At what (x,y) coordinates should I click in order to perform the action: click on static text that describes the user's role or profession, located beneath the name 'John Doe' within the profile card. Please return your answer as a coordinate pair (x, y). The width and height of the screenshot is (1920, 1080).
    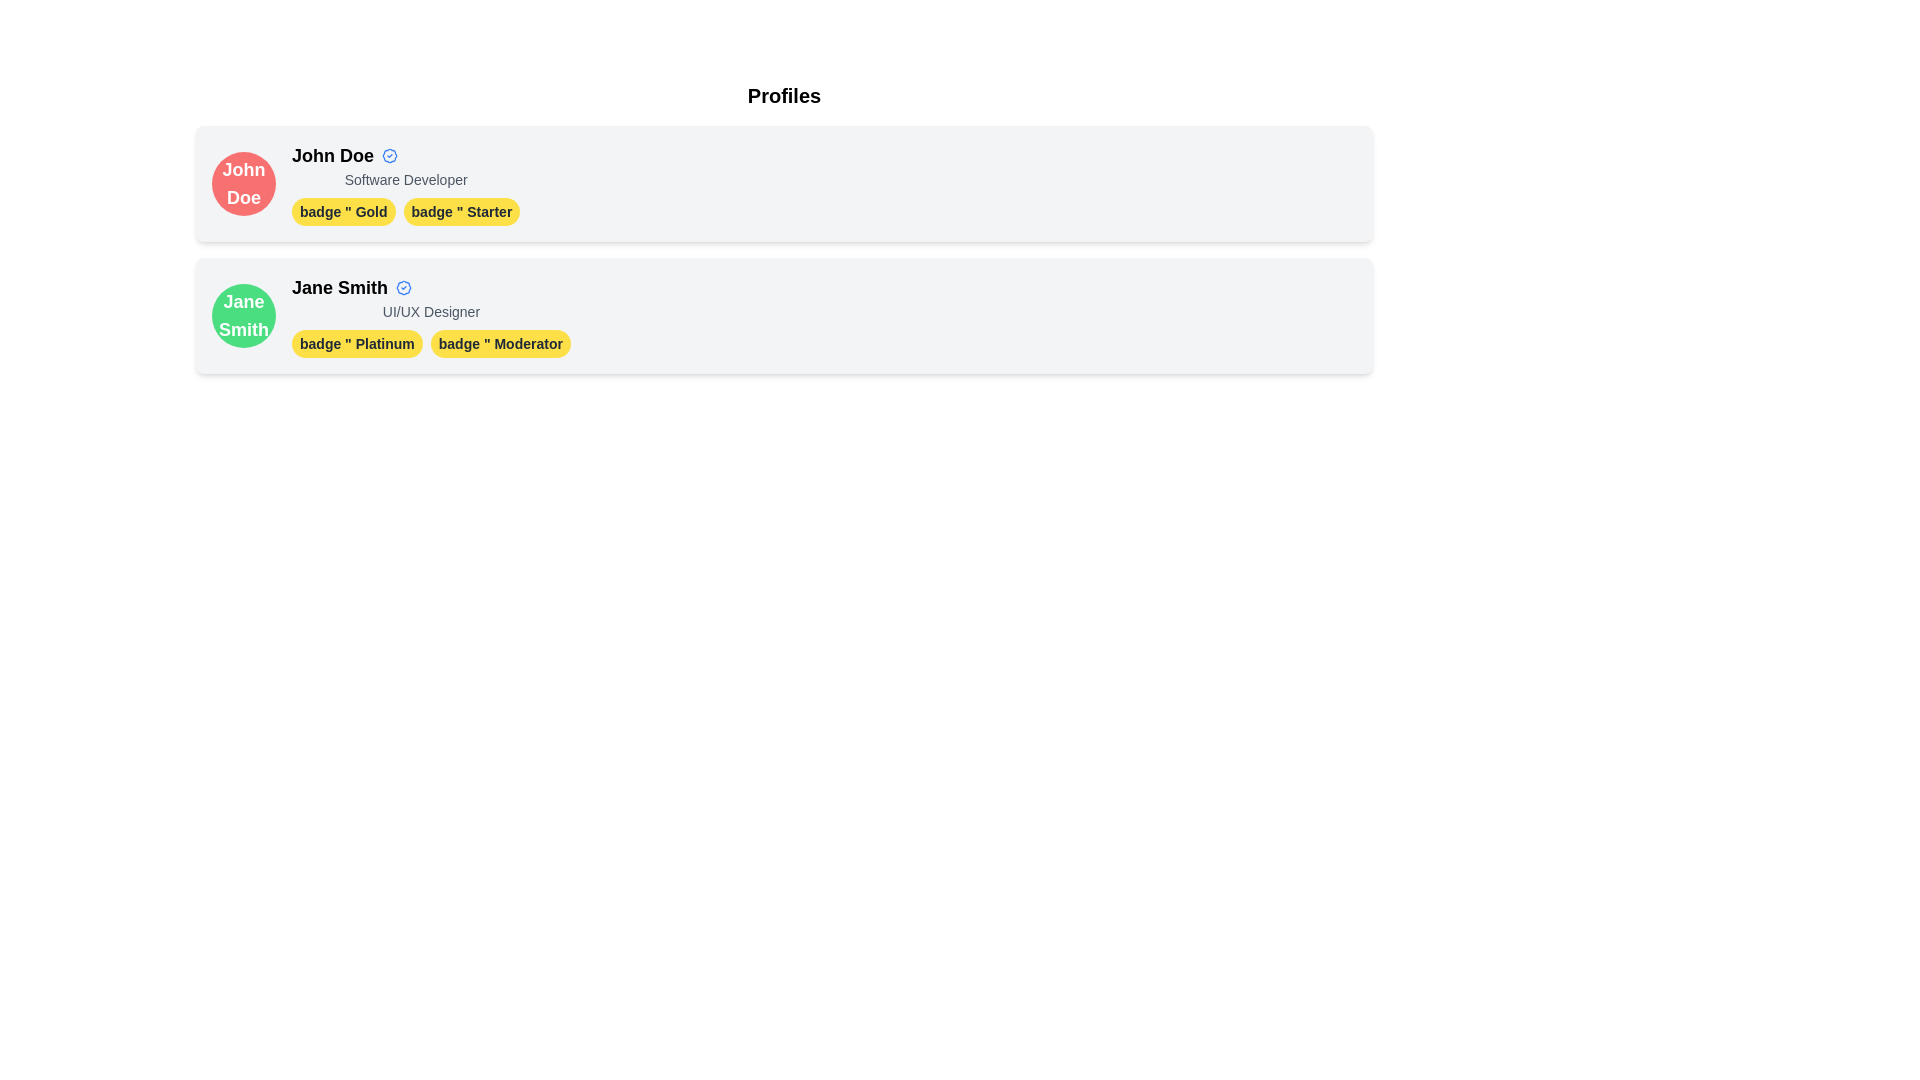
    Looking at the image, I should click on (405, 180).